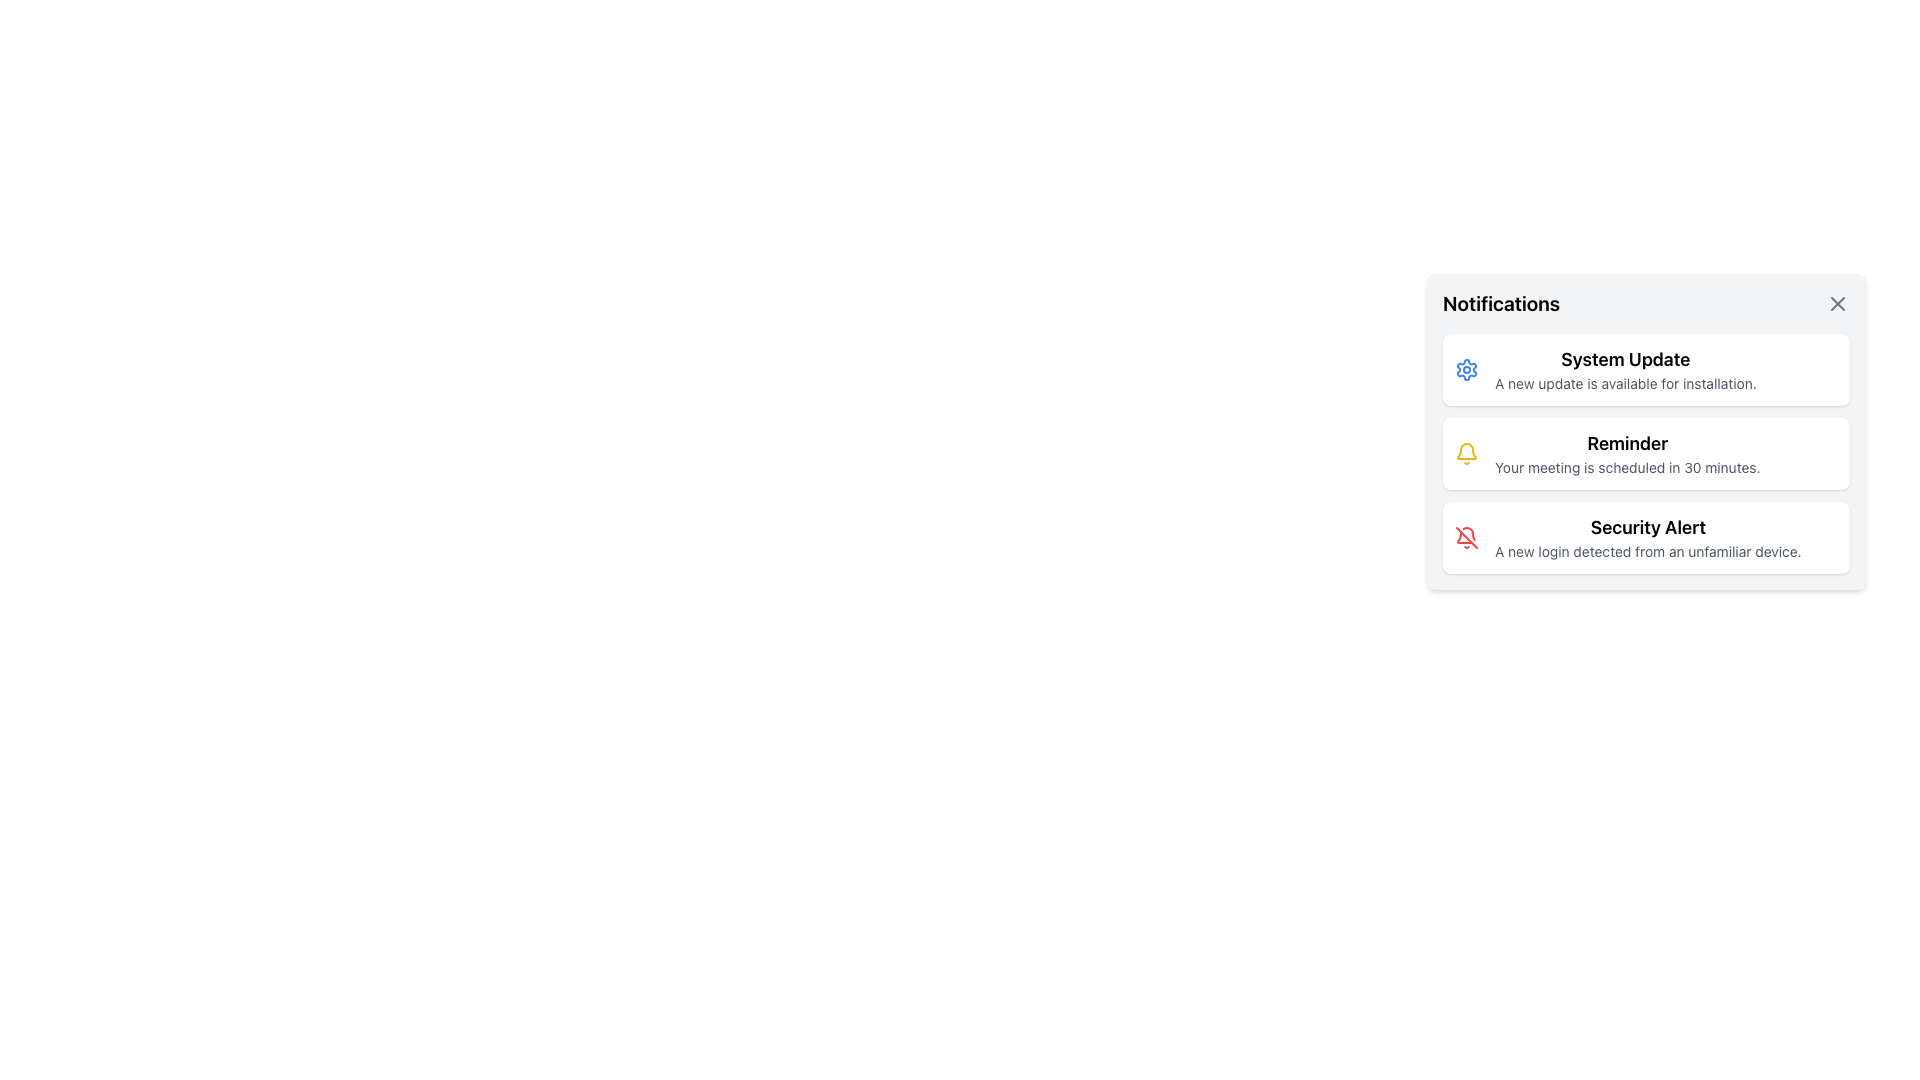 The width and height of the screenshot is (1920, 1080). I want to click on the red outlined bell icon with a diagonal line crossing it, indicating disabled notifications, so click(1467, 536).